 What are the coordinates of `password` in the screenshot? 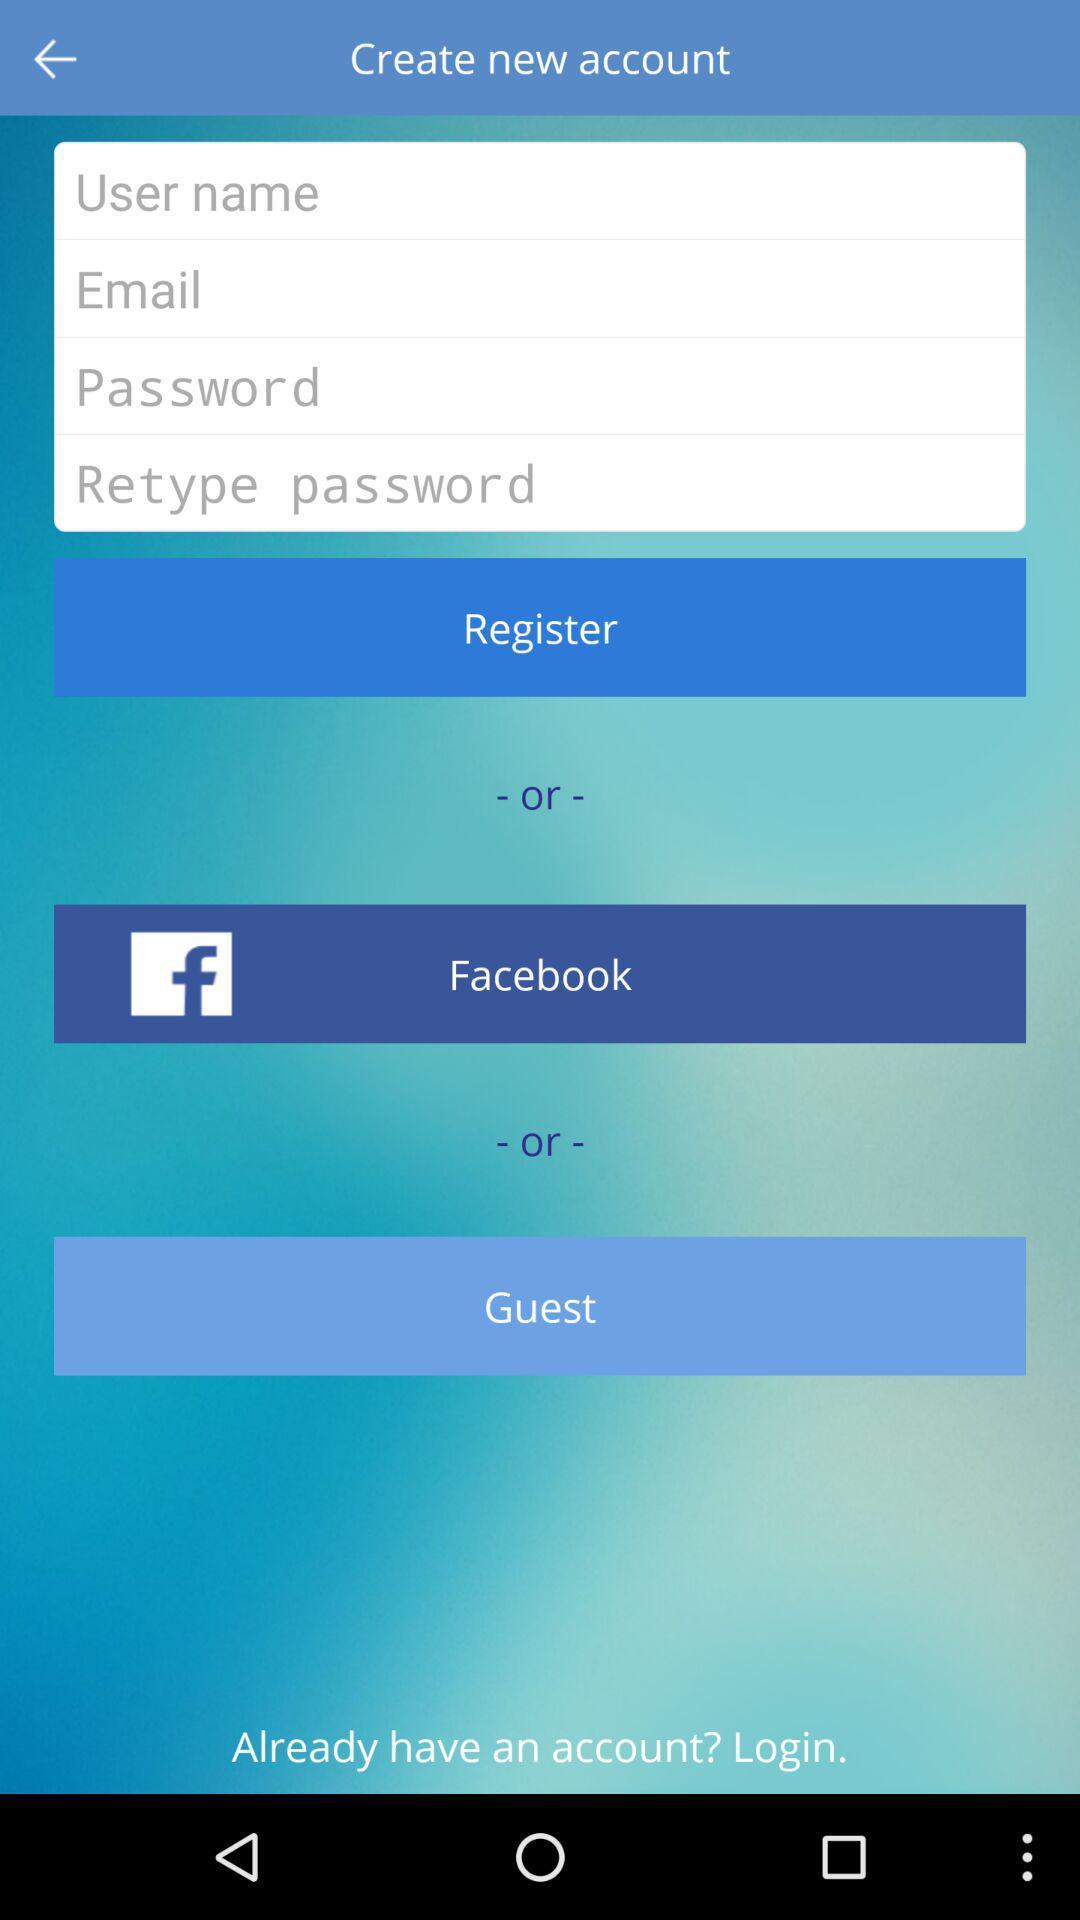 It's located at (540, 385).